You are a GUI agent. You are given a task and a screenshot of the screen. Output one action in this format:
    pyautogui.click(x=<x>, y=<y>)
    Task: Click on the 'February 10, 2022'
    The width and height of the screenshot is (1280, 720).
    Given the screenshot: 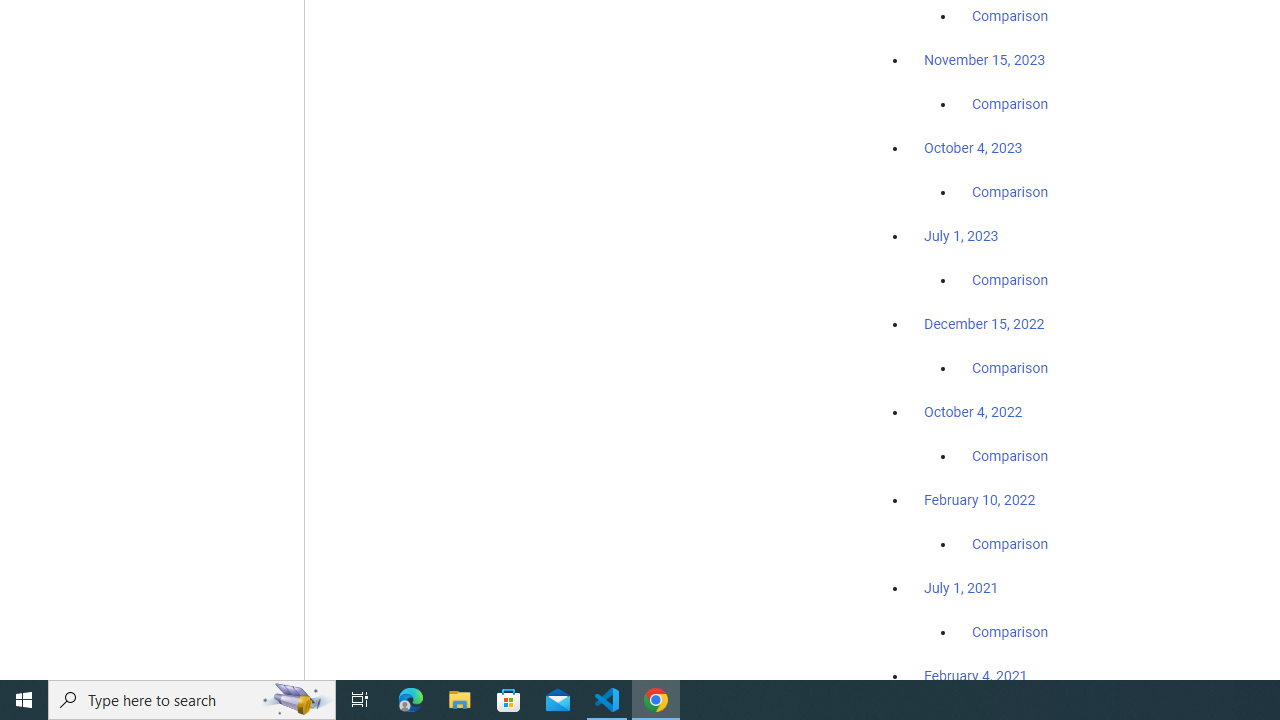 What is the action you would take?
    pyautogui.click(x=979, y=499)
    